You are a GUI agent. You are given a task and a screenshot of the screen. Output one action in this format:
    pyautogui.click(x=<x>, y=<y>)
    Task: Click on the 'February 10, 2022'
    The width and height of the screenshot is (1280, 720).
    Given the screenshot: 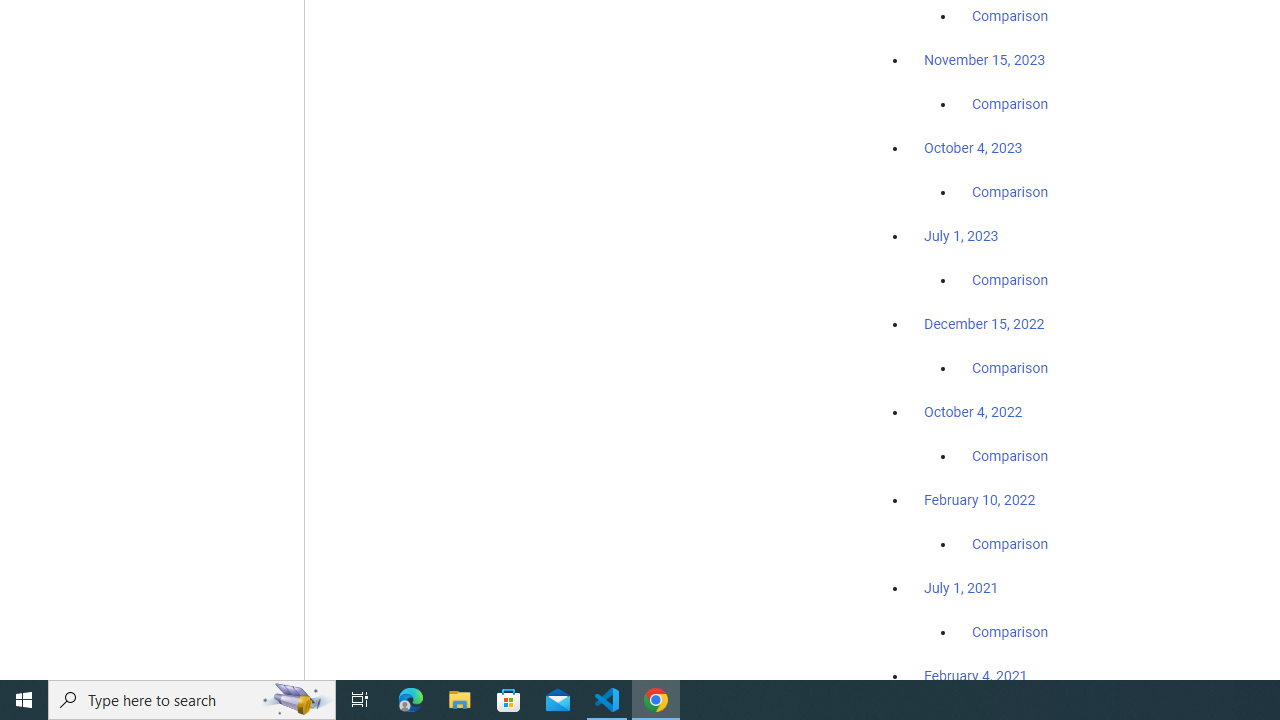 What is the action you would take?
    pyautogui.click(x=979, y=499)
    